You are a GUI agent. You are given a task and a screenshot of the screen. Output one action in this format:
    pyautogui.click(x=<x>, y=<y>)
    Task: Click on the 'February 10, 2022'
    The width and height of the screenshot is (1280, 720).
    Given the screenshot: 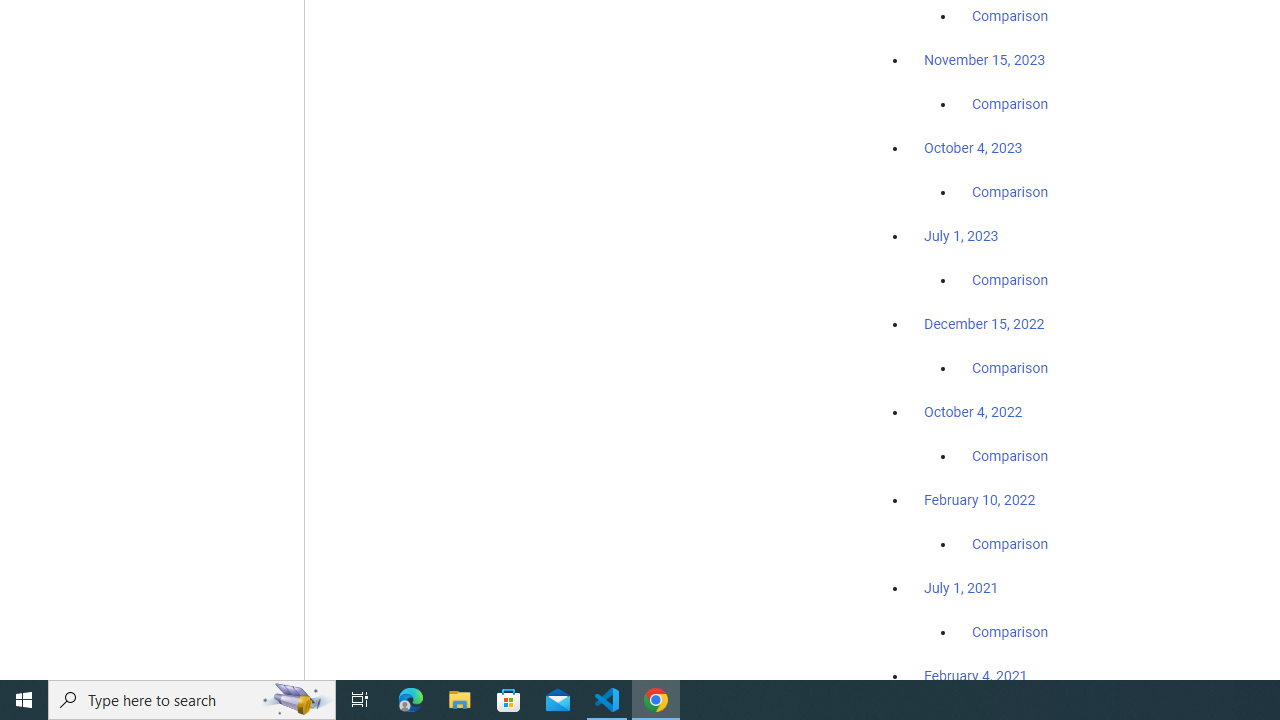 What is the action you would take?
    pyautogui.click(x=979, y=499)
    